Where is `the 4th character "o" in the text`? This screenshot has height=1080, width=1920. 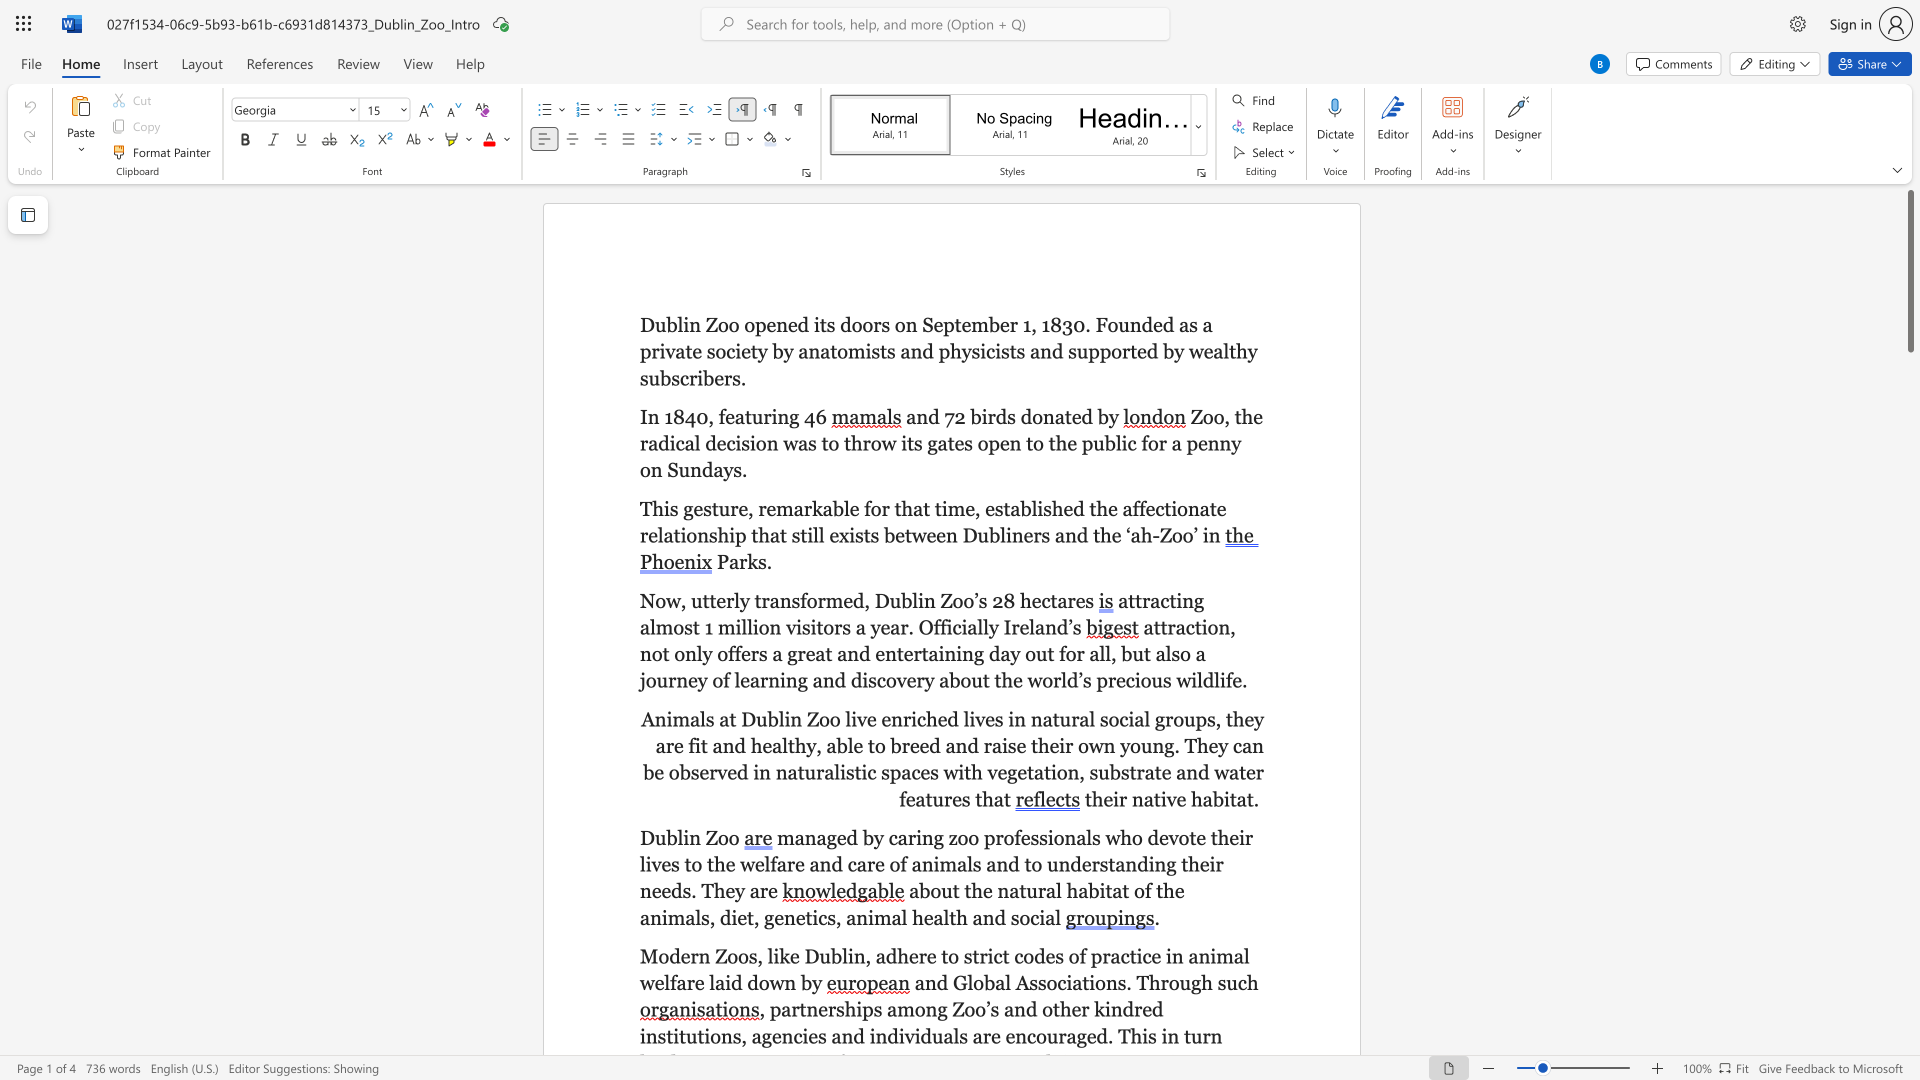
the 4th character "o" in the text is located at coordinates (651, 679).